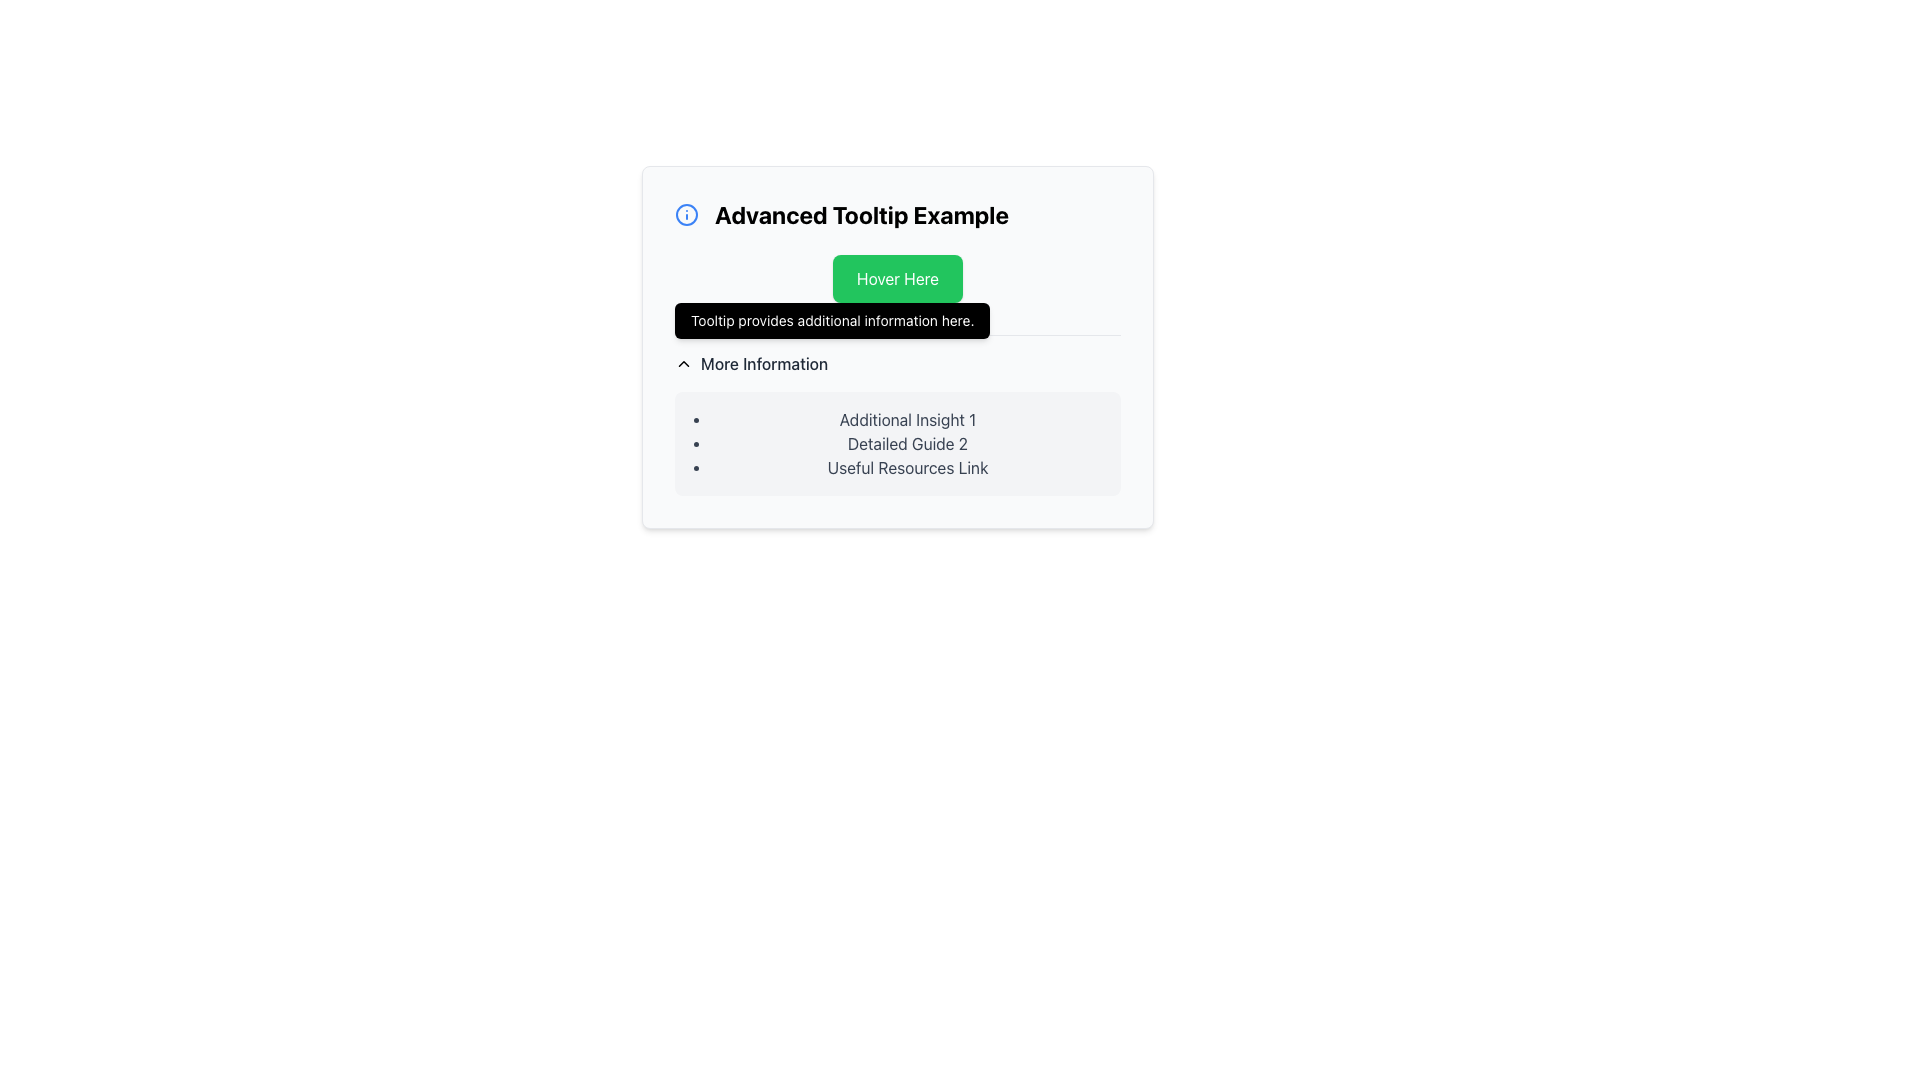 The height and width of the screenshot is (1080, 1920). I want to click on the Collapsible Header with Text labeled 'More Information', so click(750, 363).